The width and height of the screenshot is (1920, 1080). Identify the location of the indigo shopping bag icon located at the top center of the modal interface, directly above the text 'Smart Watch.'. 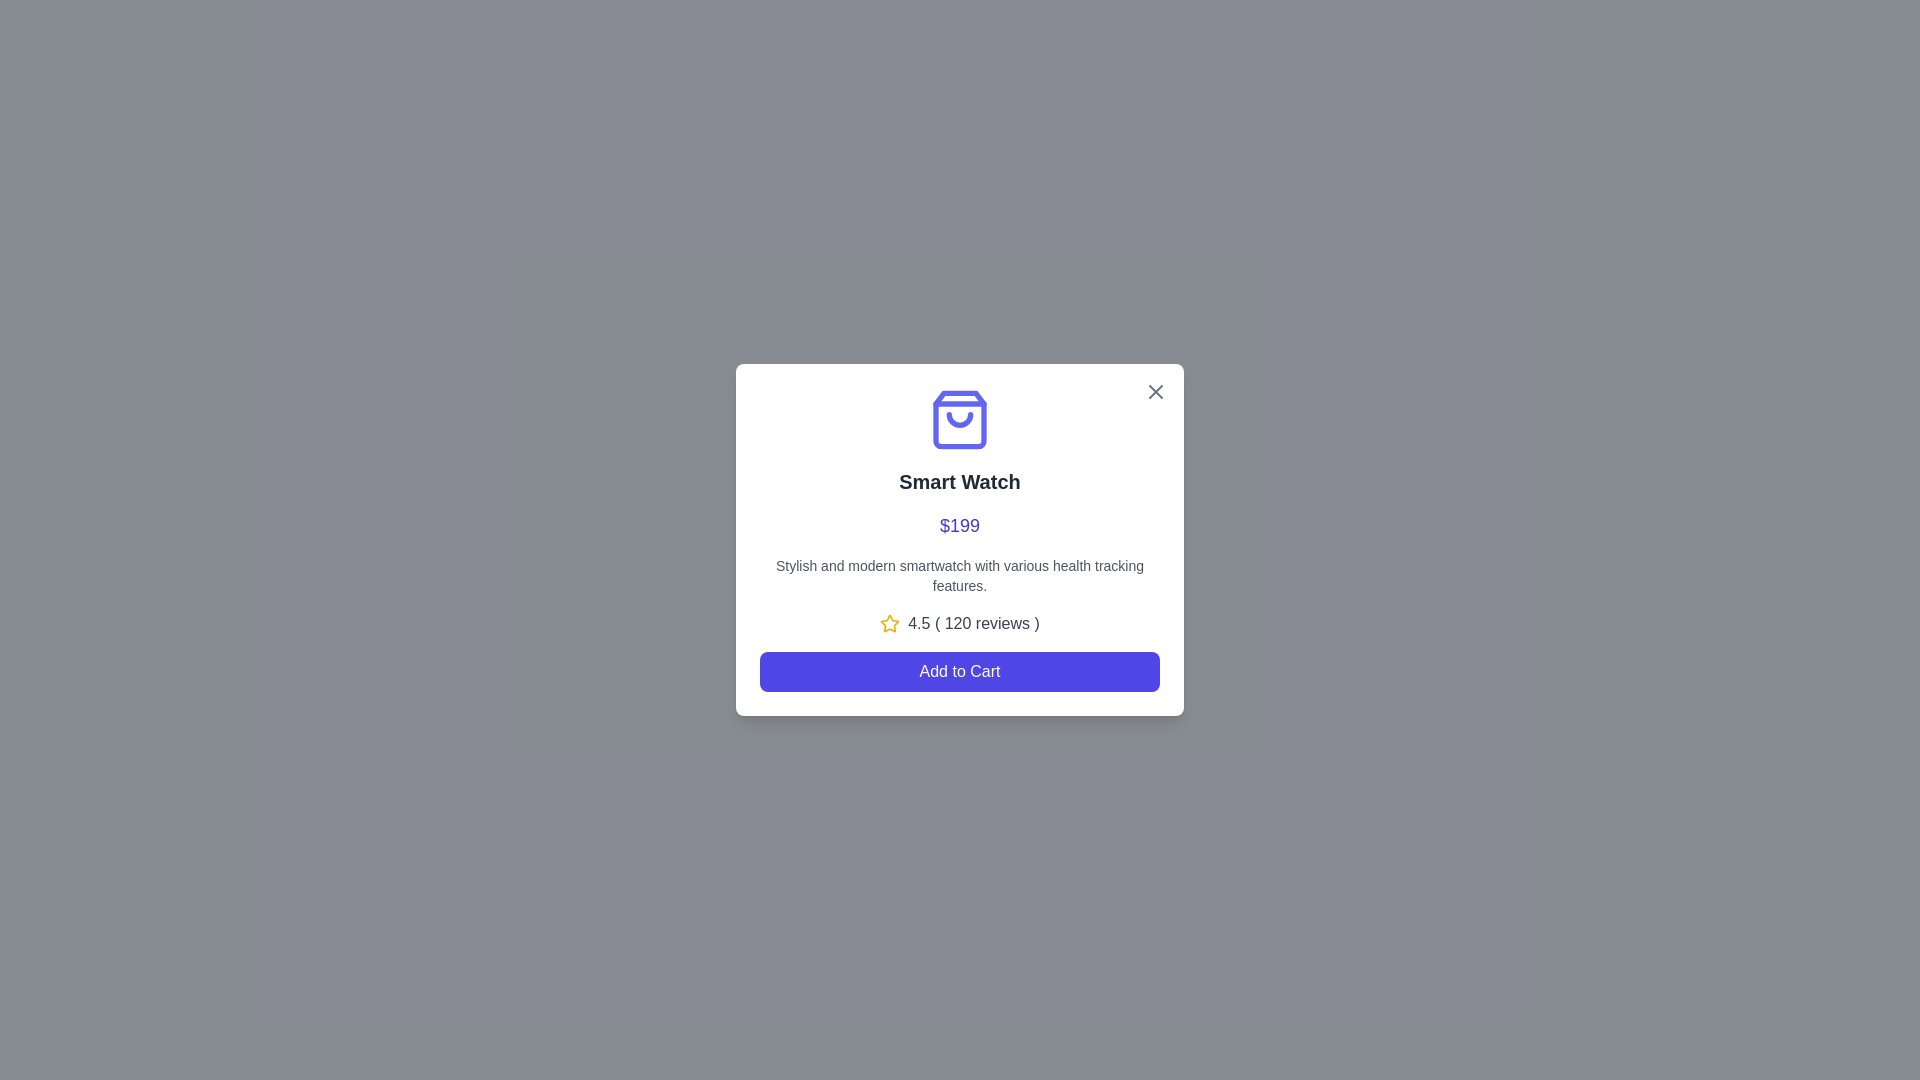
(960, 419).